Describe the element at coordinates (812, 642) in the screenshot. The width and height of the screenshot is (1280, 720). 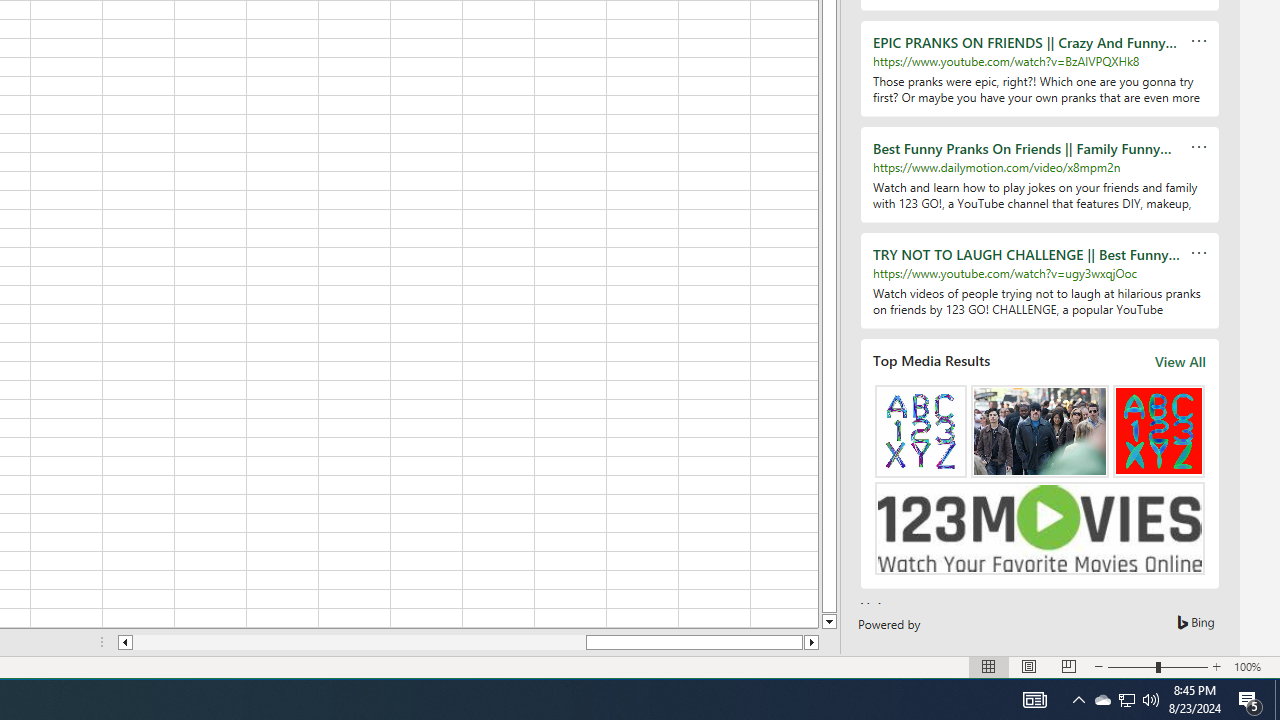
I see `'Column right'` at that location.